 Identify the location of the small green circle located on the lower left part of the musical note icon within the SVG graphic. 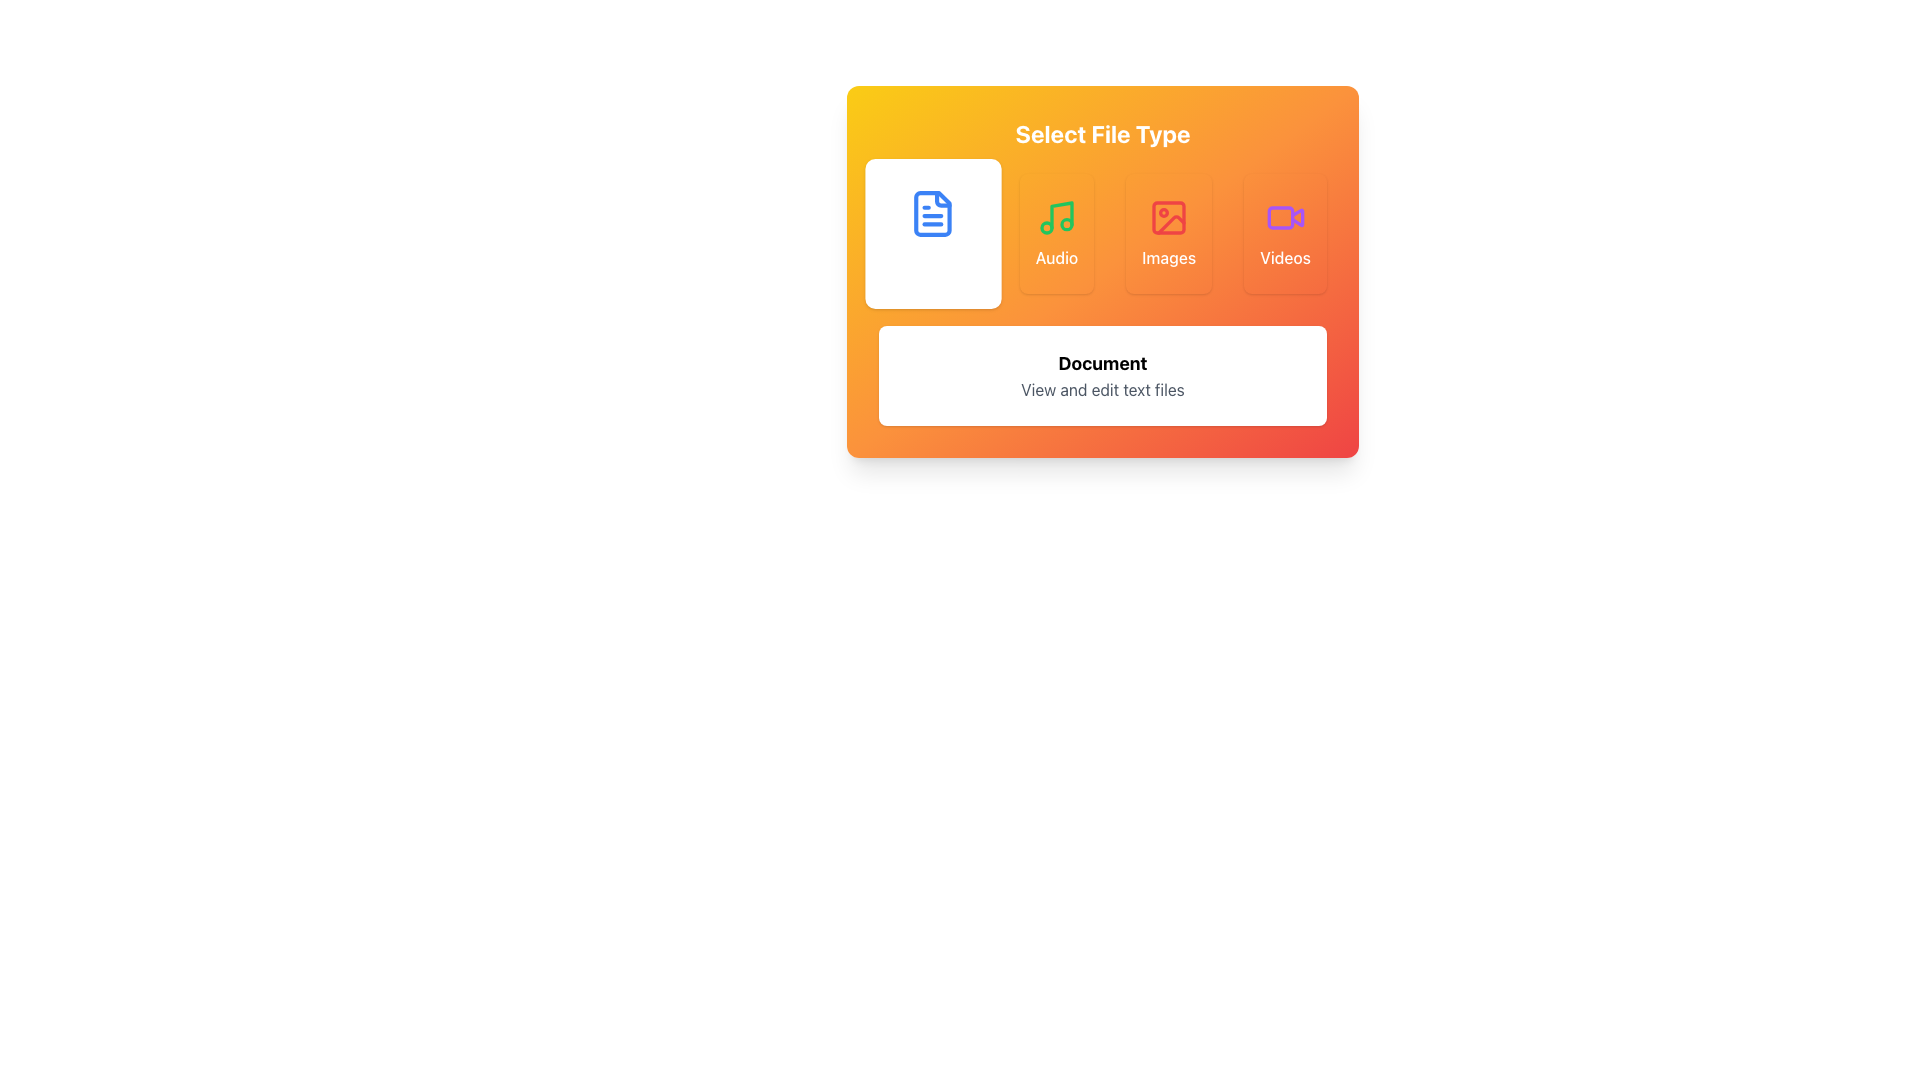
(1045, 226).